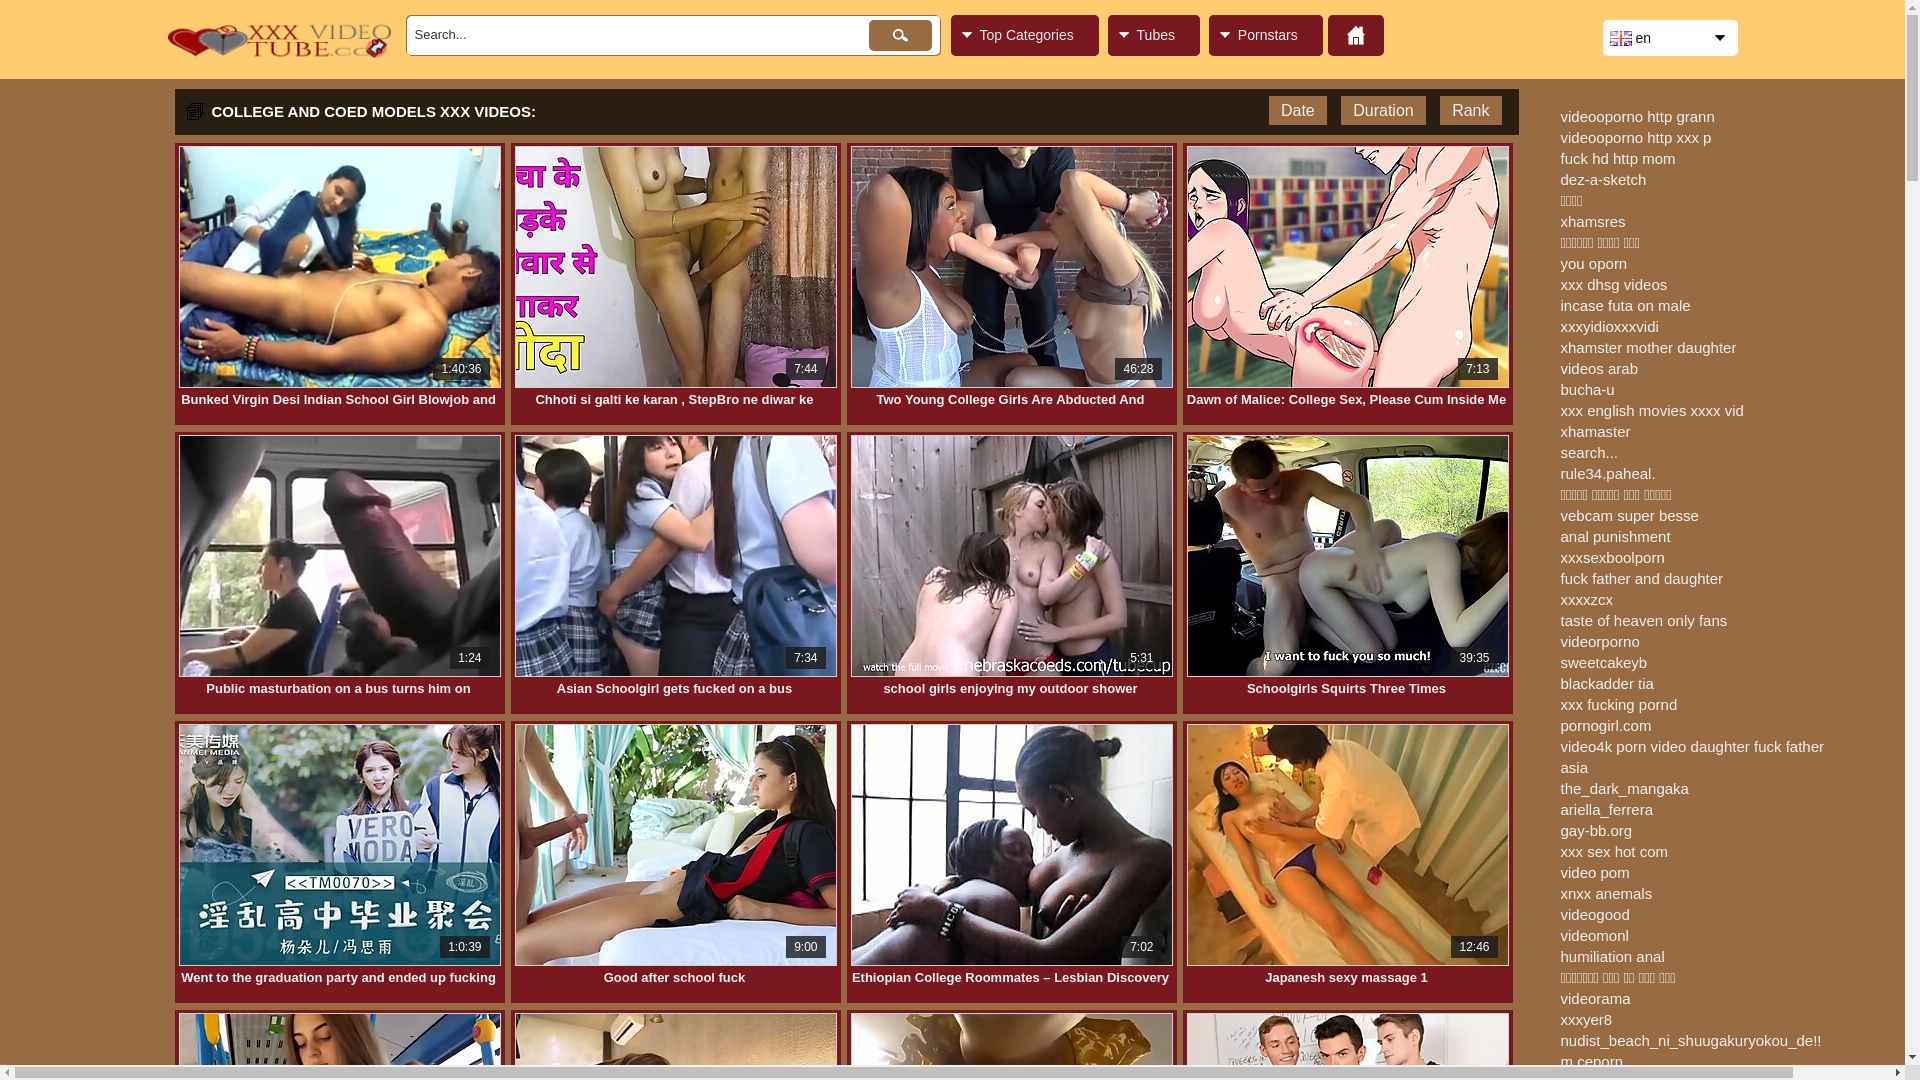 The height and width of the screenshot is (1080, 1920). Describe the element at coordinates (1586, 389) in the screenshot. I see `'bucha-u'` at that location.